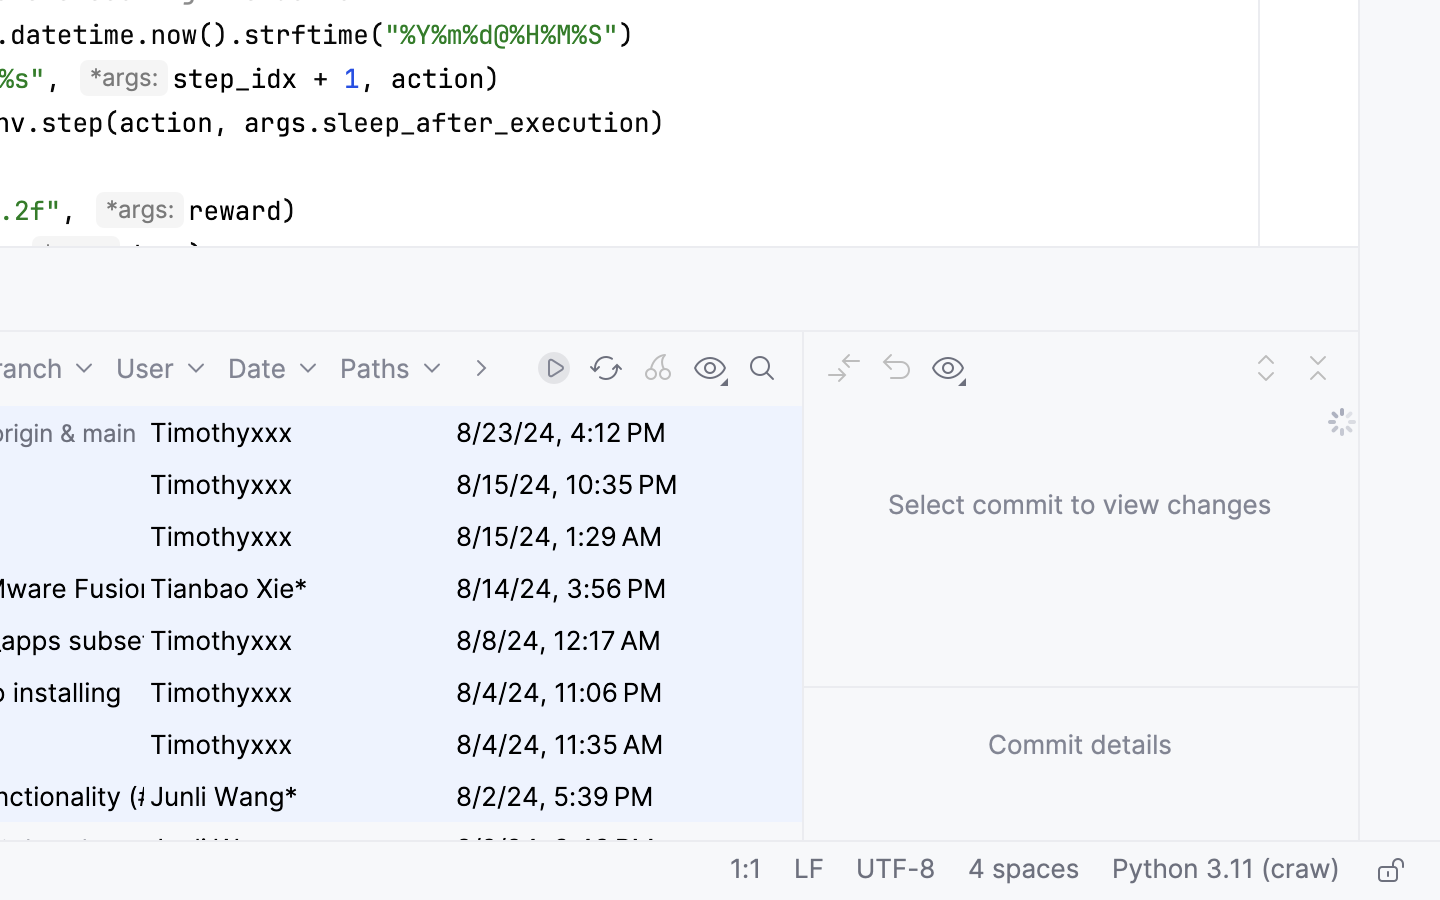 This screenshot has width=1440, height=900. I want to click on 'LF', so click(808, 871).